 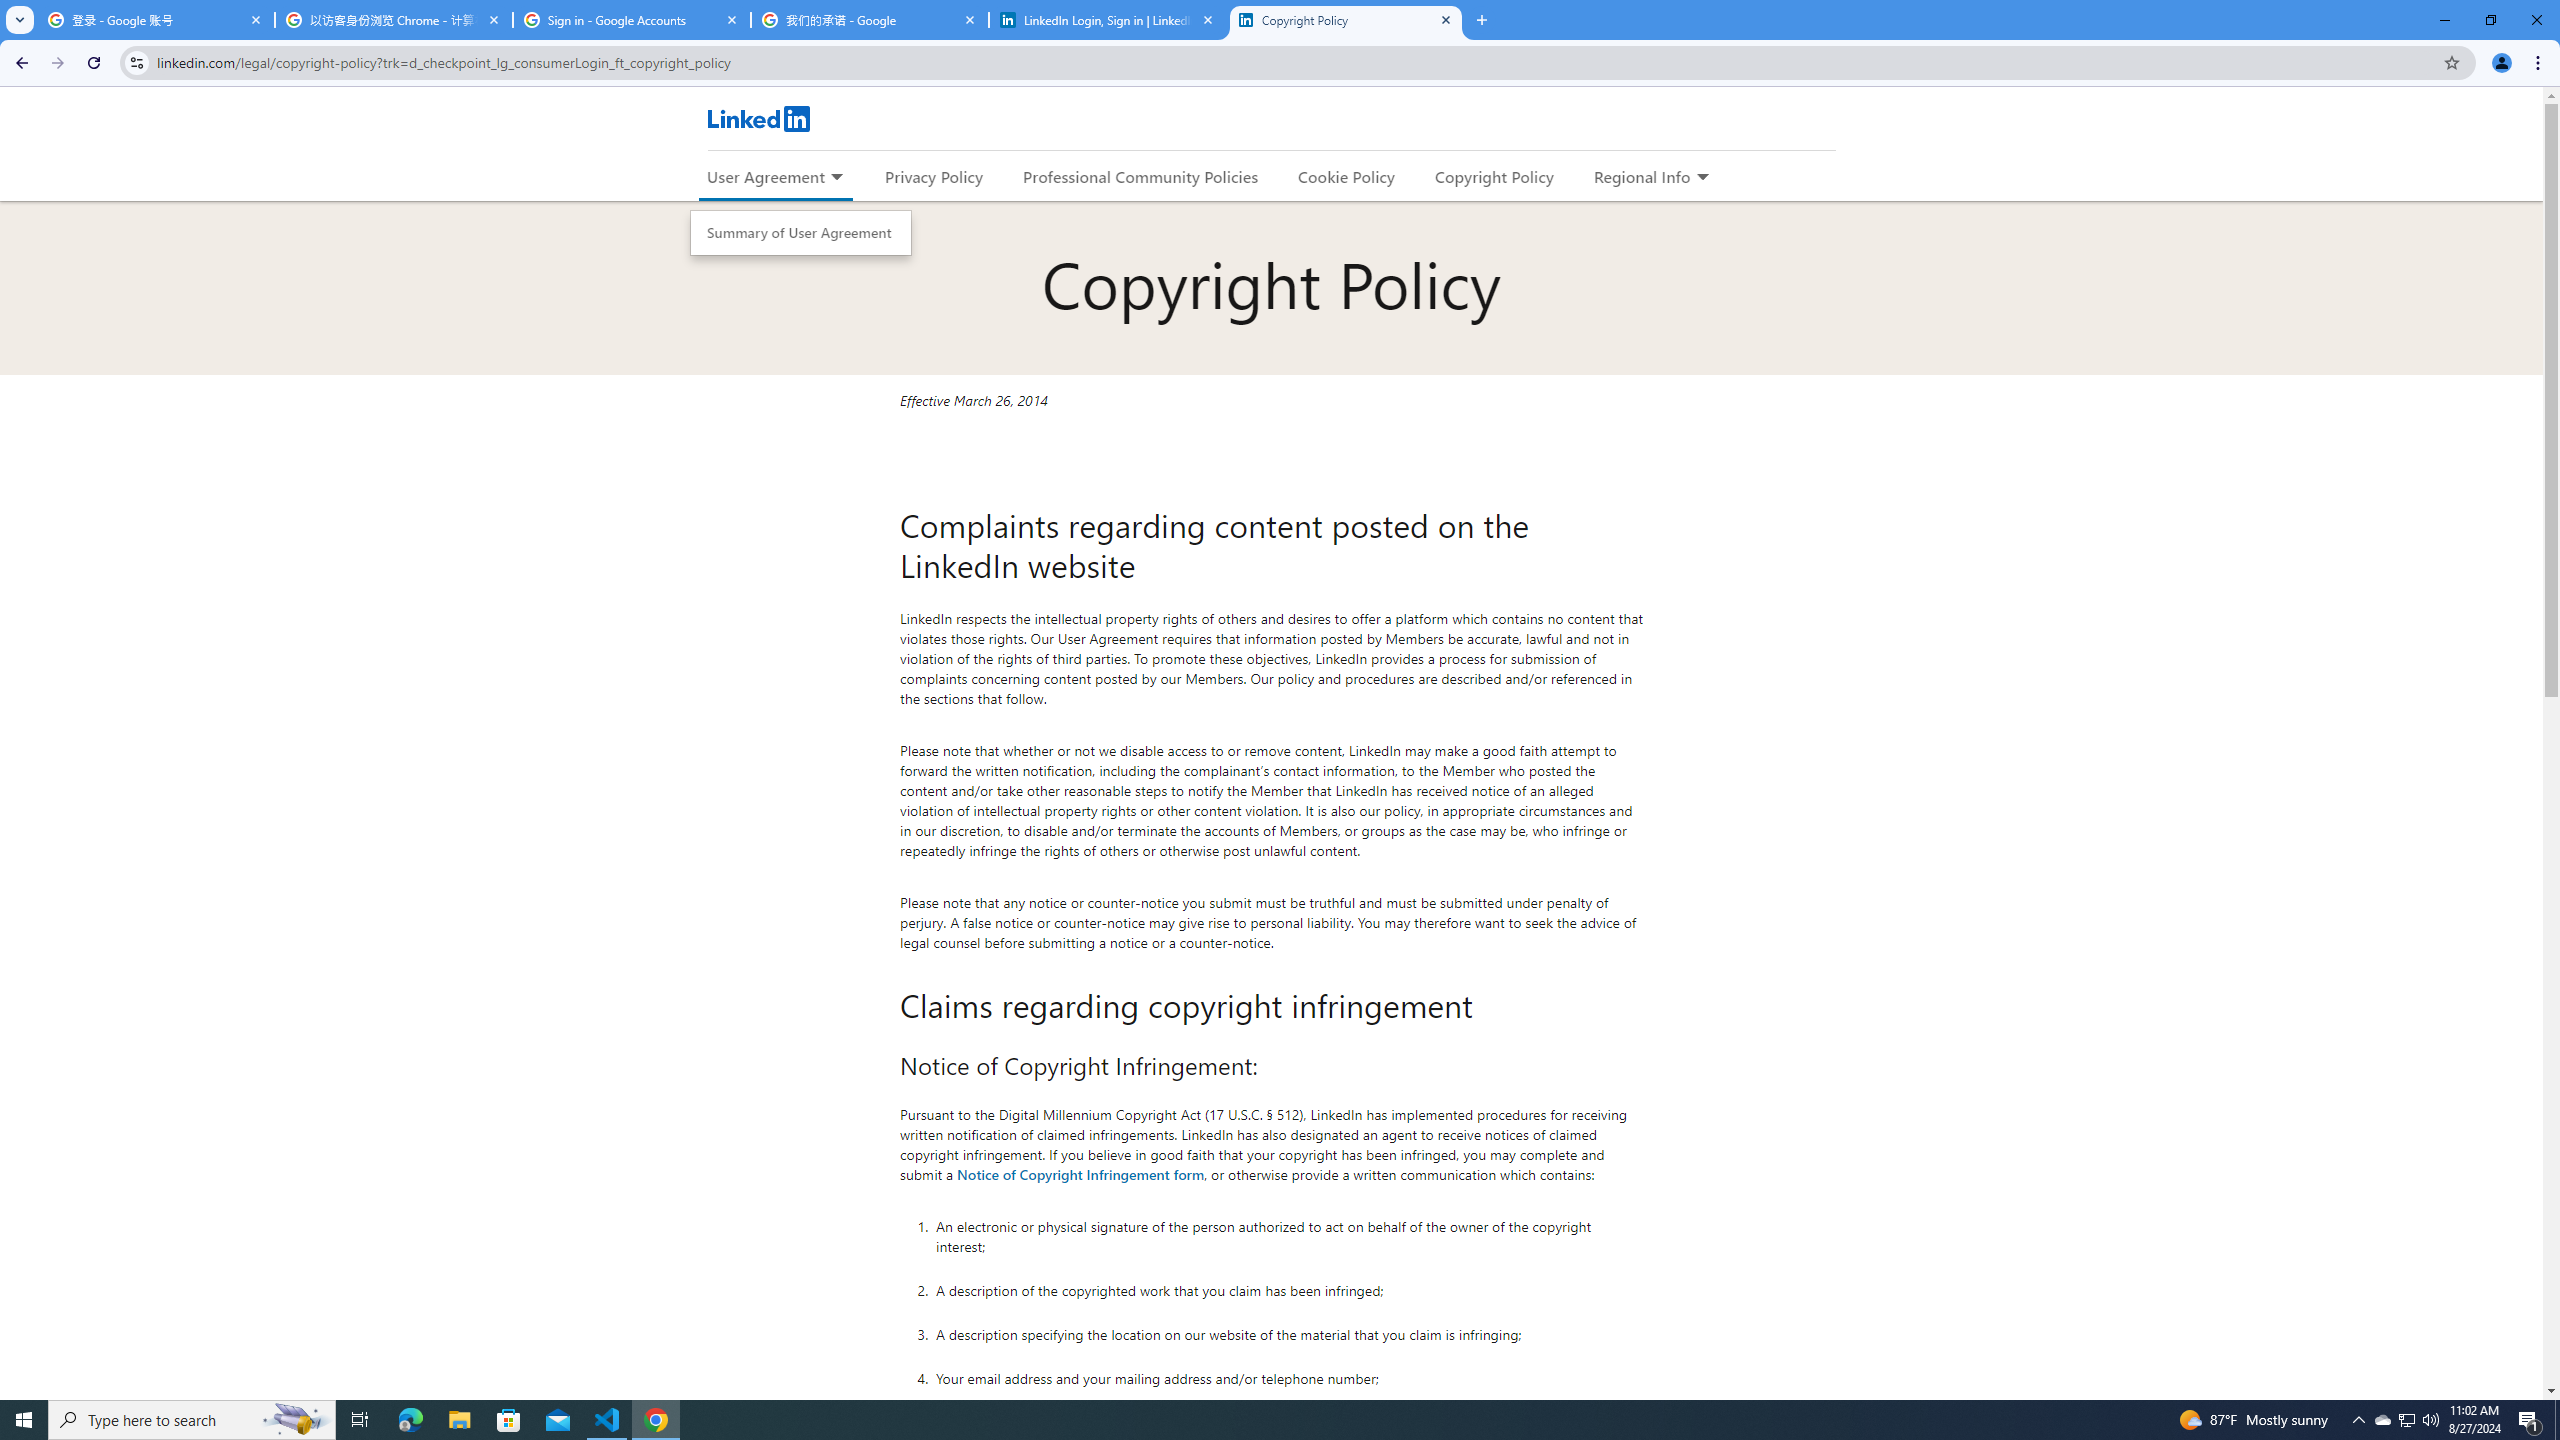 I want to click on 'Expand to show more links for Regional Info', so click(x=1701, y=177).